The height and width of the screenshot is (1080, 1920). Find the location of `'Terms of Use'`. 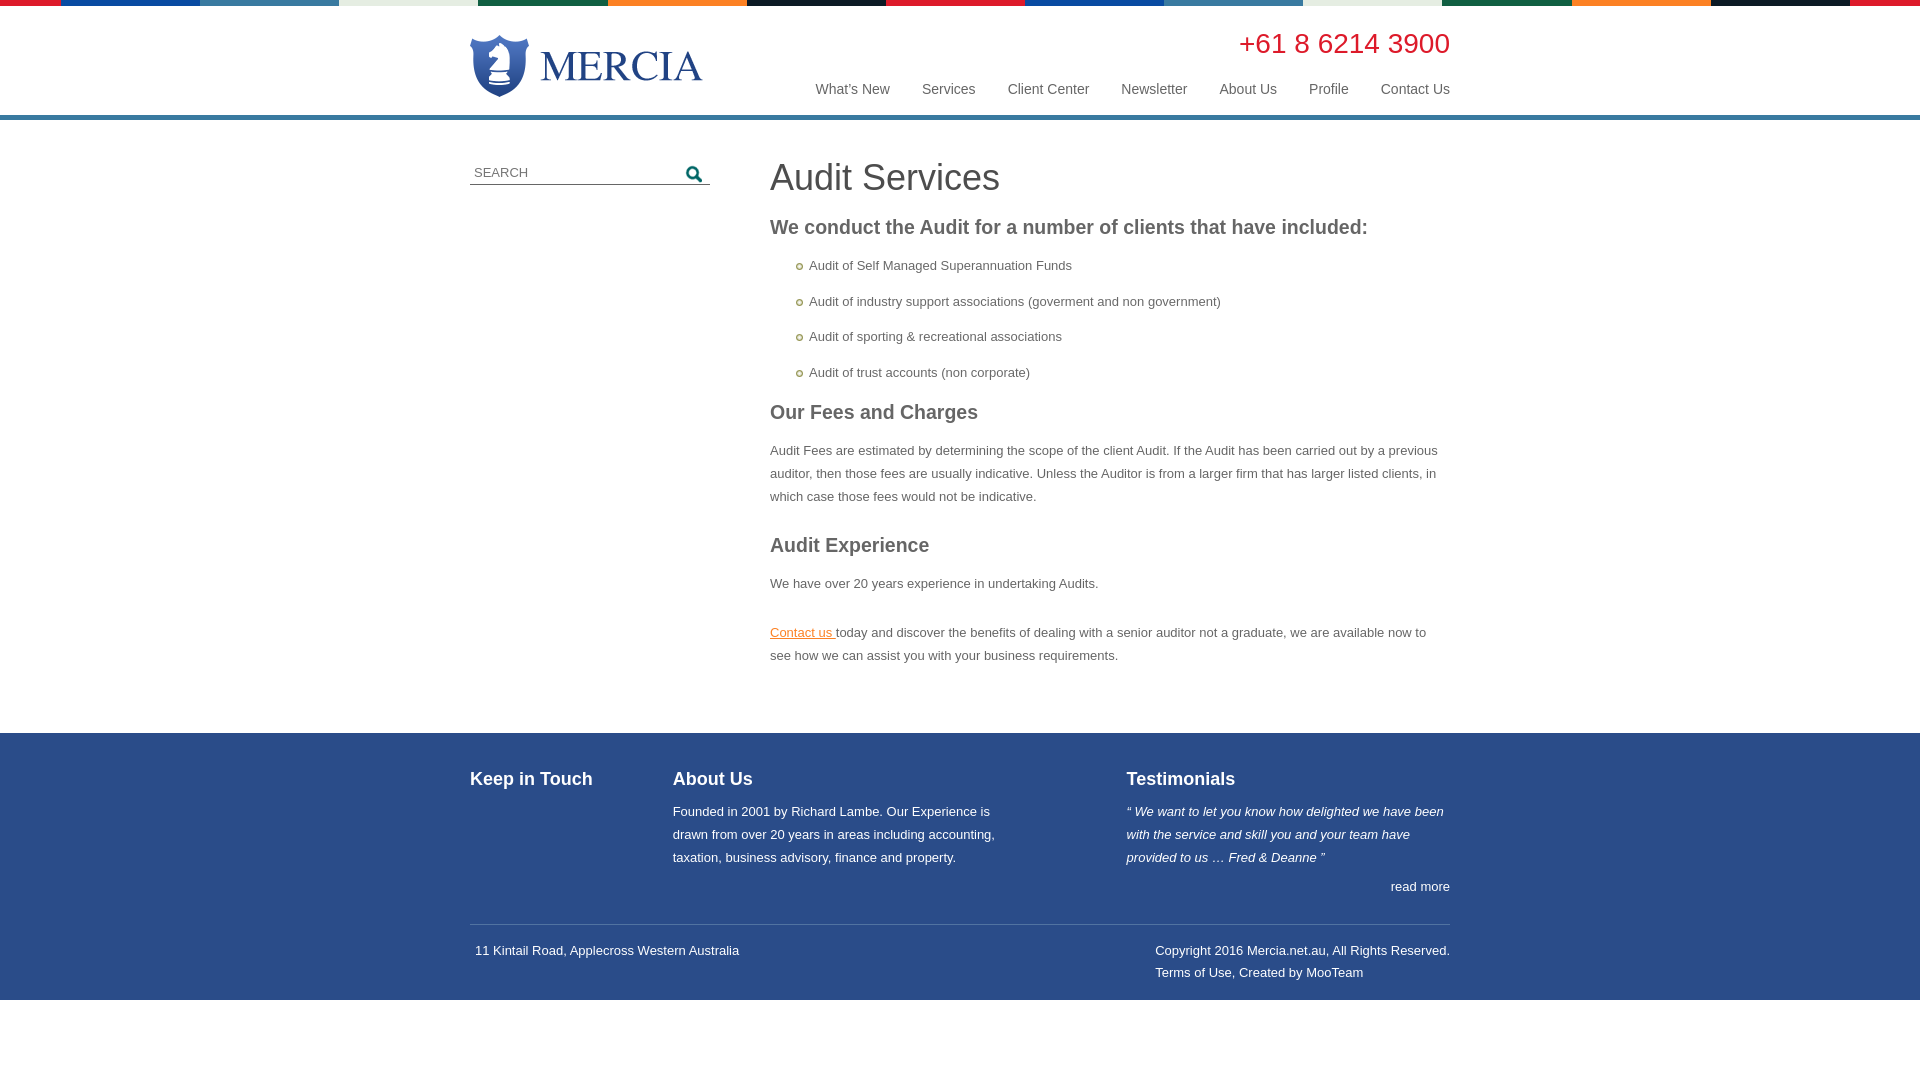

'Terms of Use' is located at coordinates (1193, 971).